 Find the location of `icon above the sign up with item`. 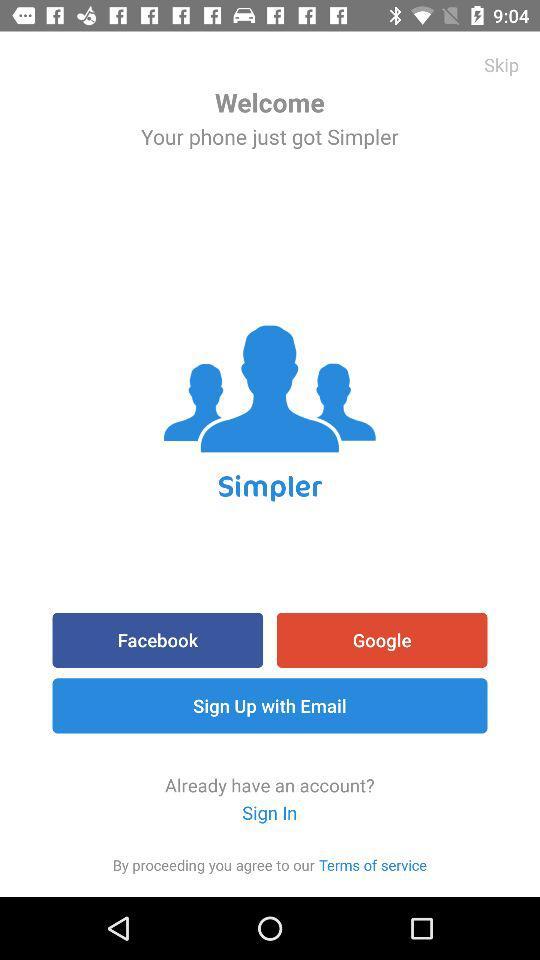

icon above the sign up with item is located at coordinates (382, 639).